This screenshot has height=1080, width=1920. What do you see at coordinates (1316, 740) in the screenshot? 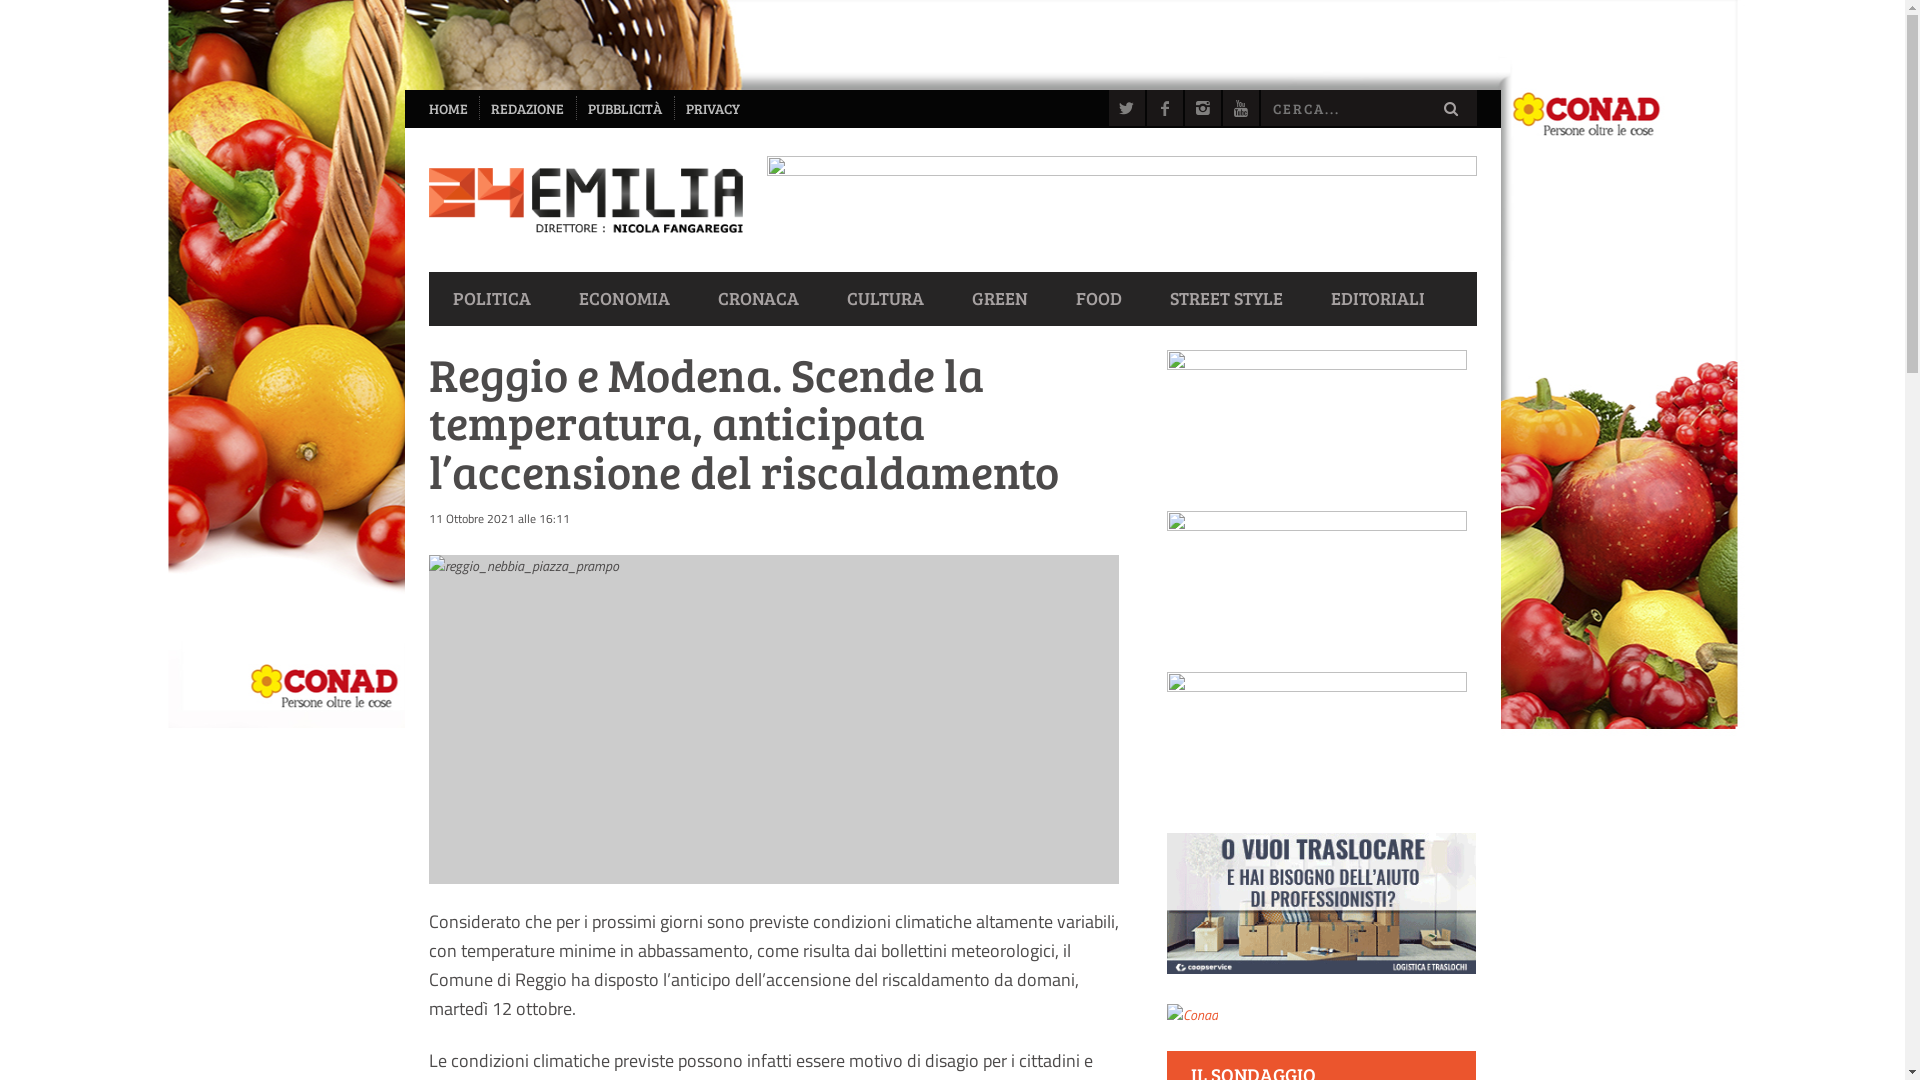
I see `'Confcommercio Reggio Emilia'` at bounding box center [1316, 740].